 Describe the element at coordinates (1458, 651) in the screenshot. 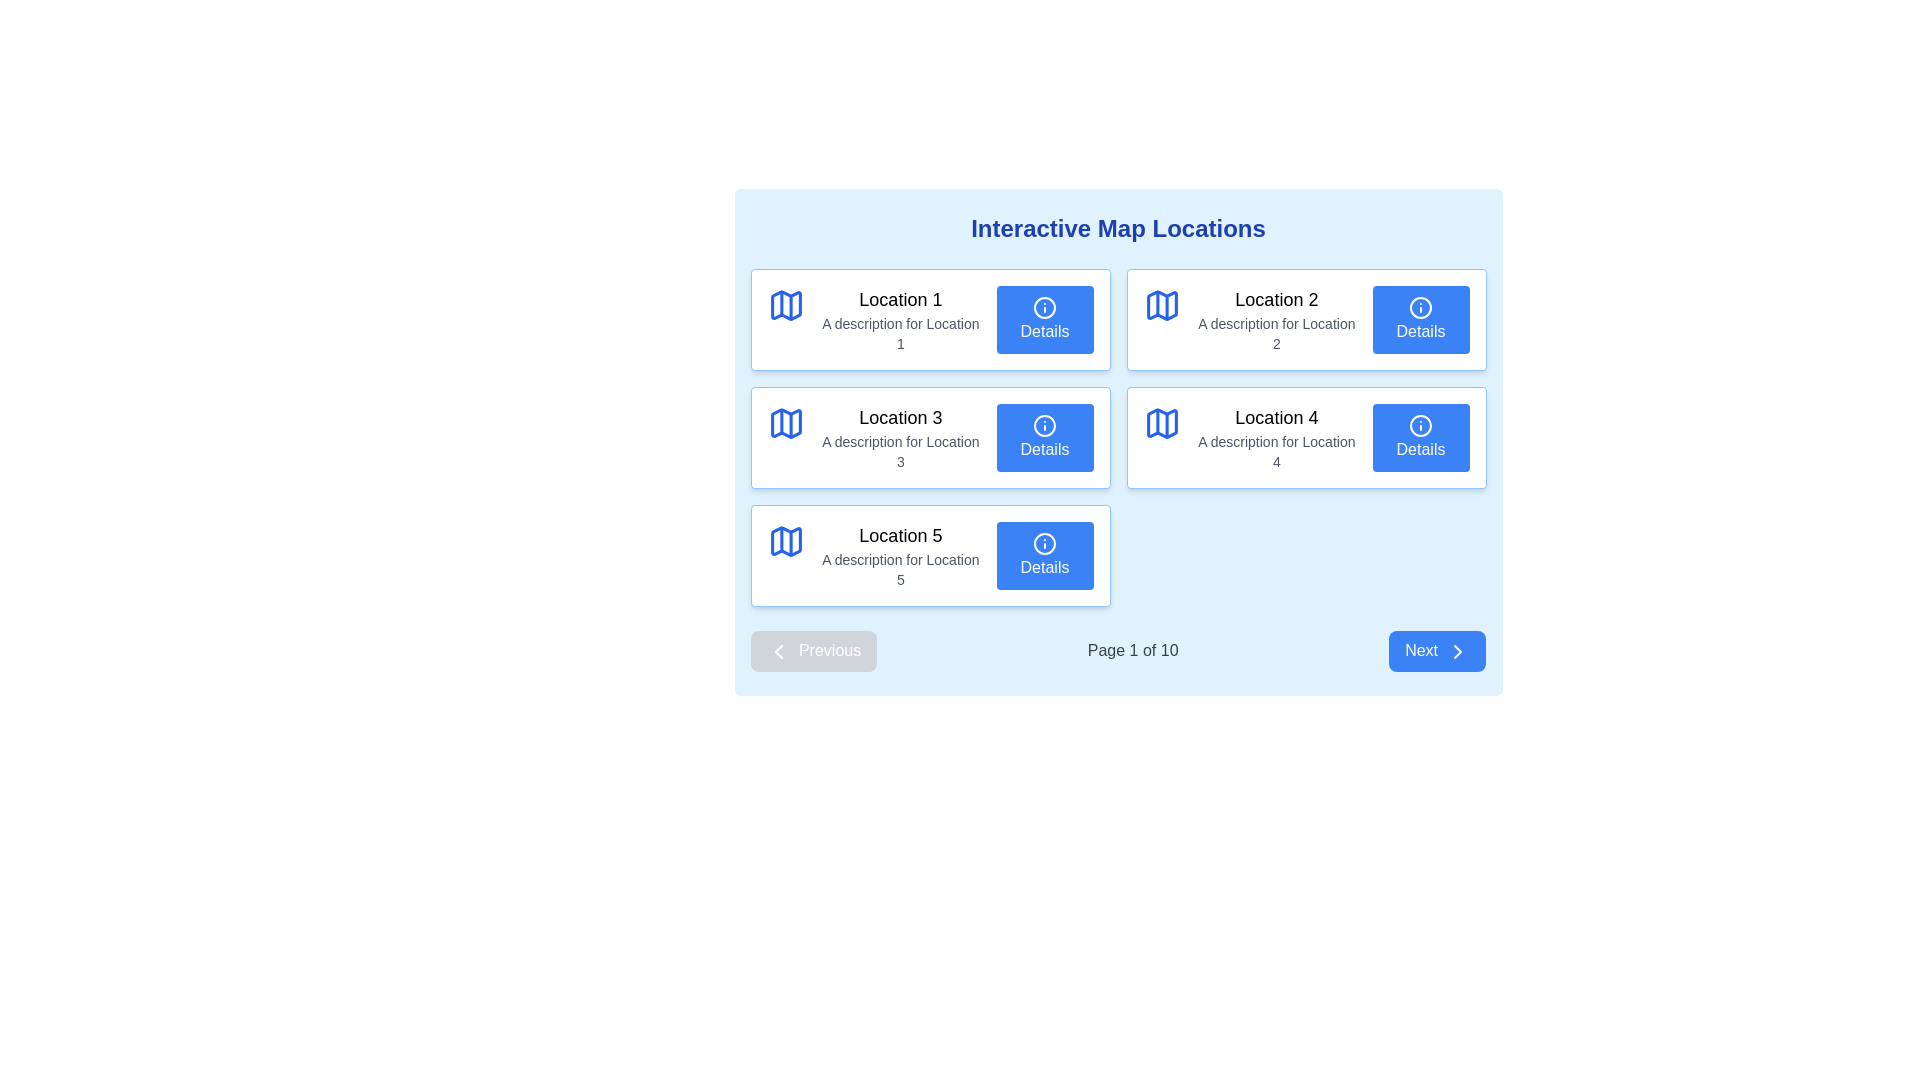

I see `the arrow-shaped icon within the 'Next' button to proceed to the next page or section` at that location.